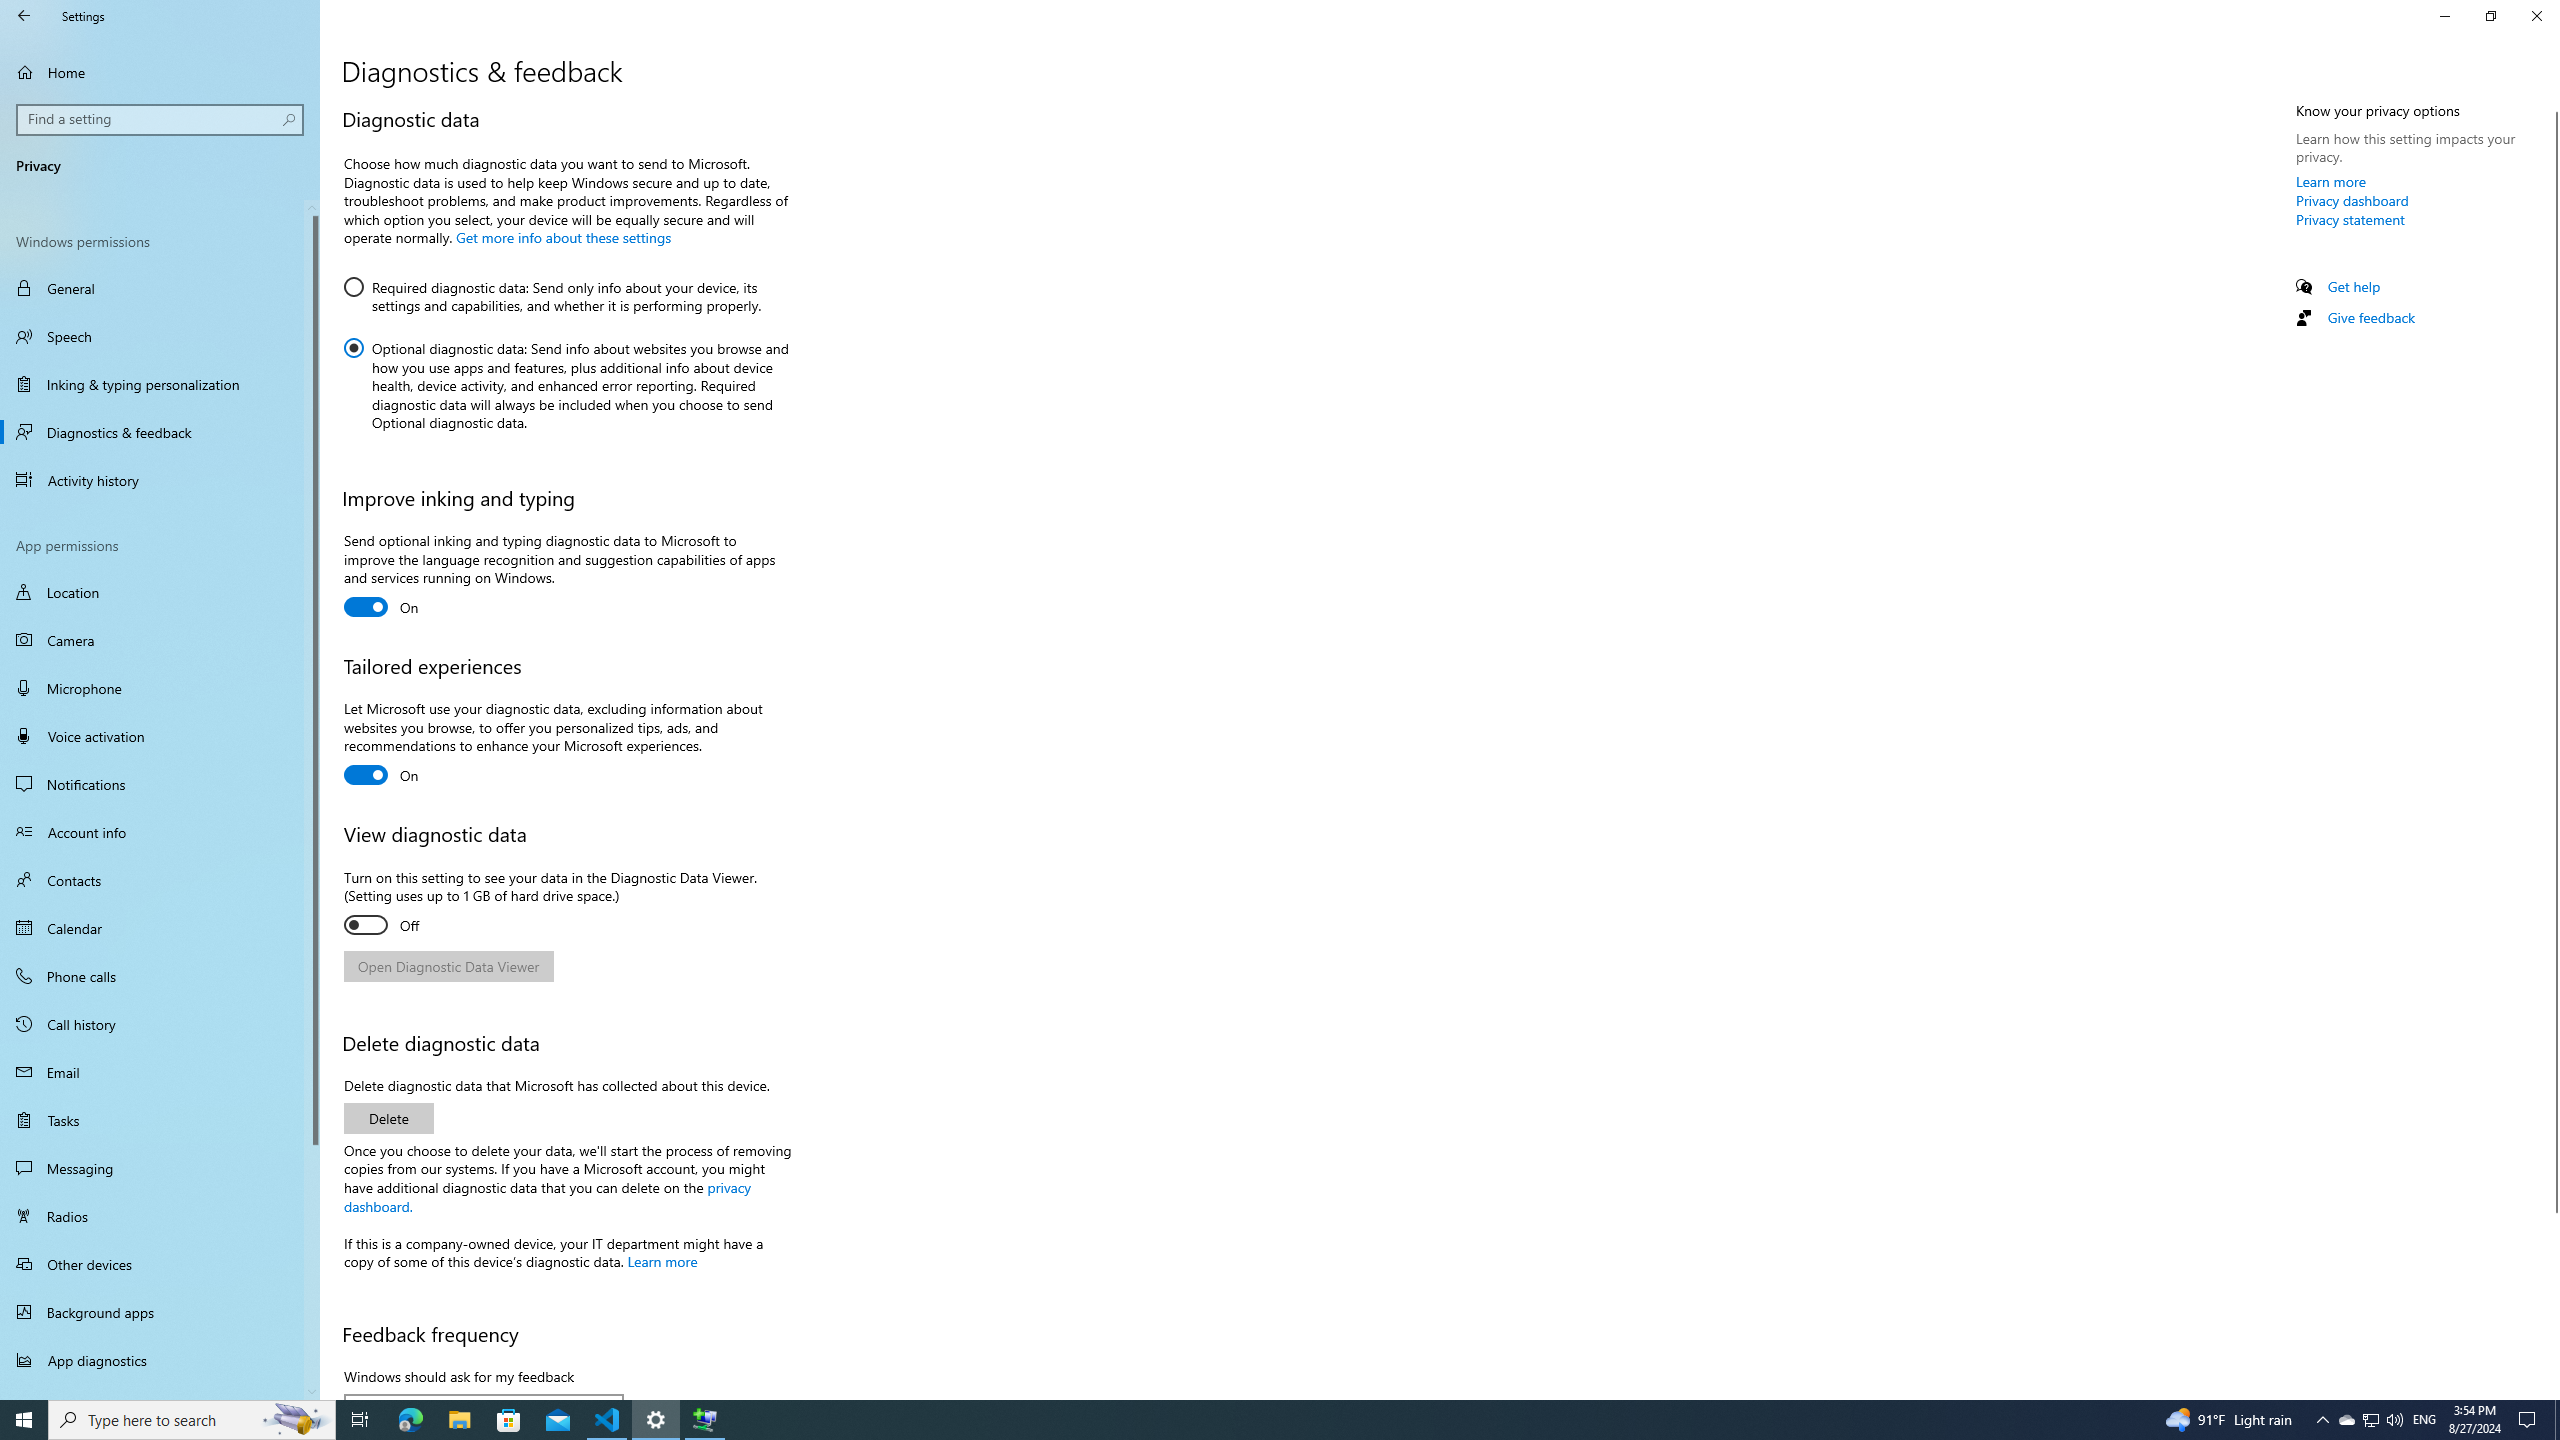  I want to click on 'Give feedback', so click(2369, 317).